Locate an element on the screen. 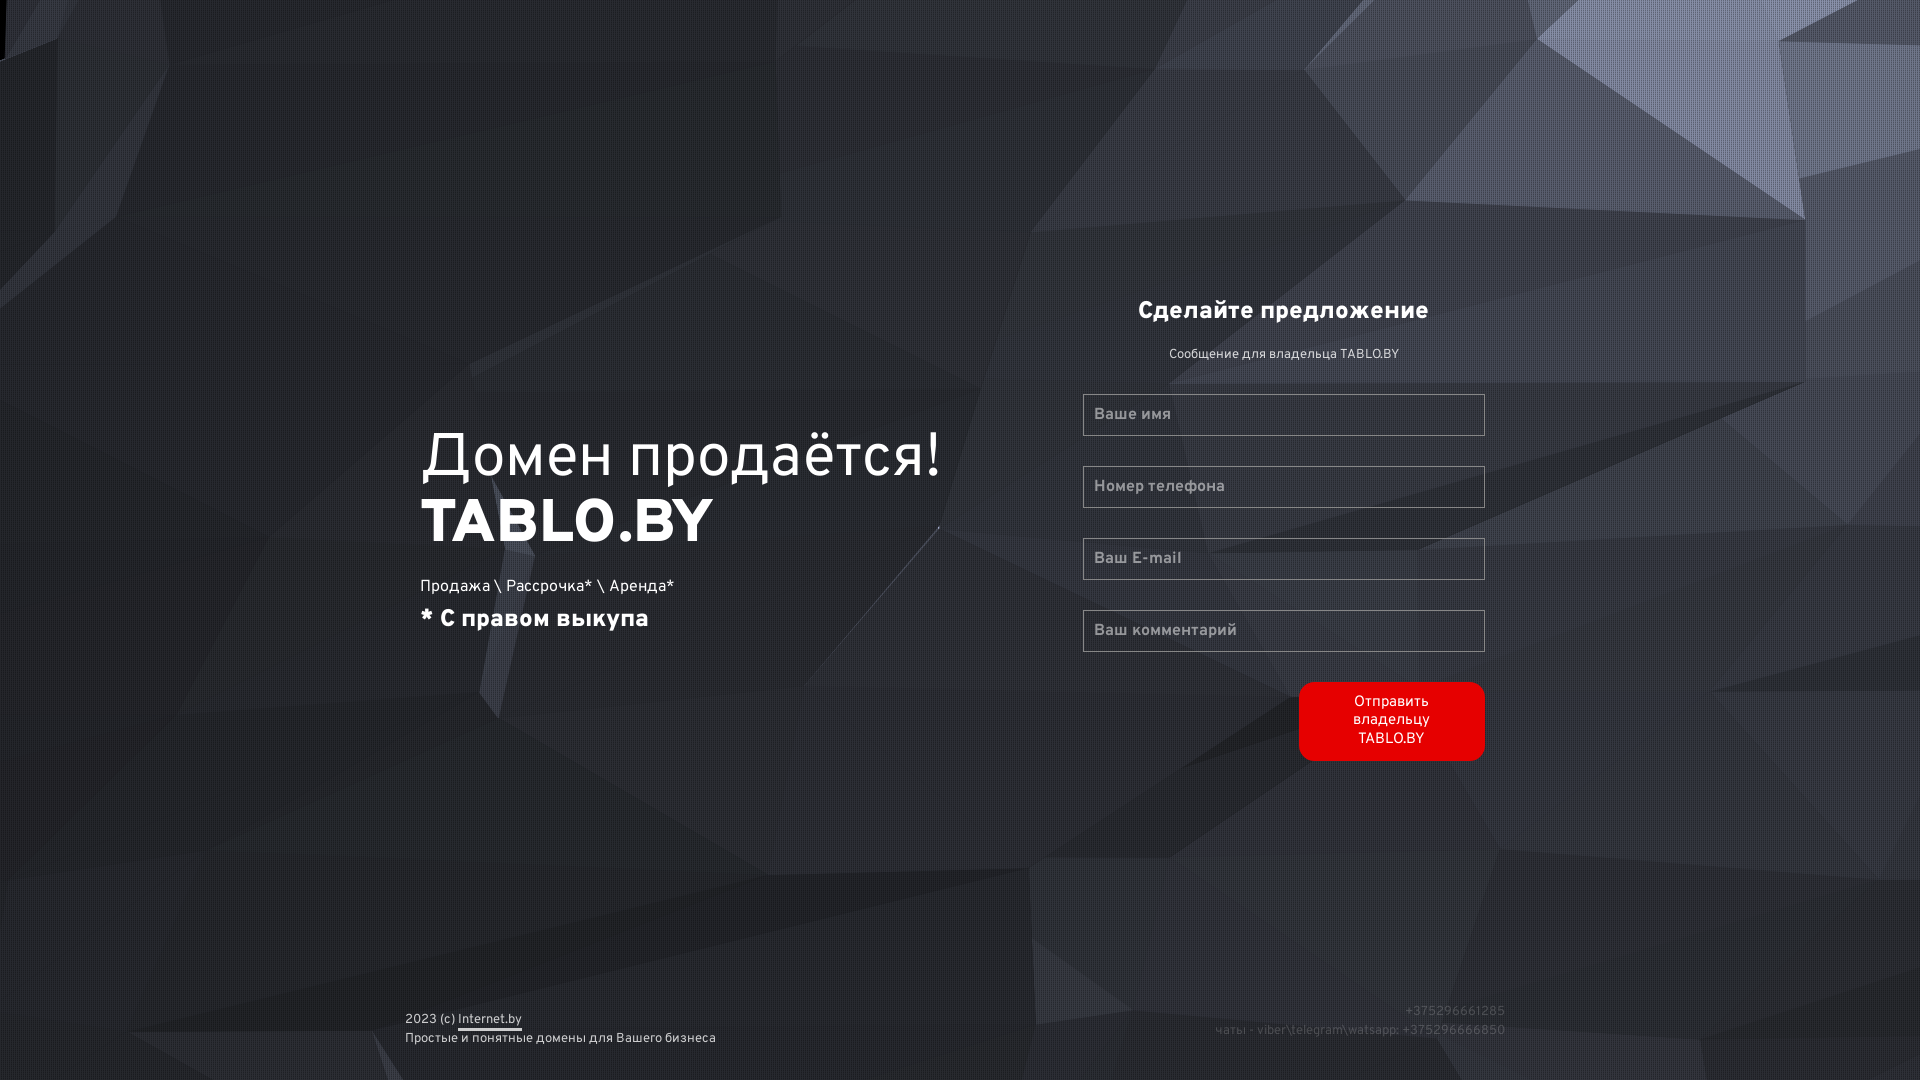 This screenshot has height=1080, width=1920. '+375296661285' is located at coordinates (1454, 1010).